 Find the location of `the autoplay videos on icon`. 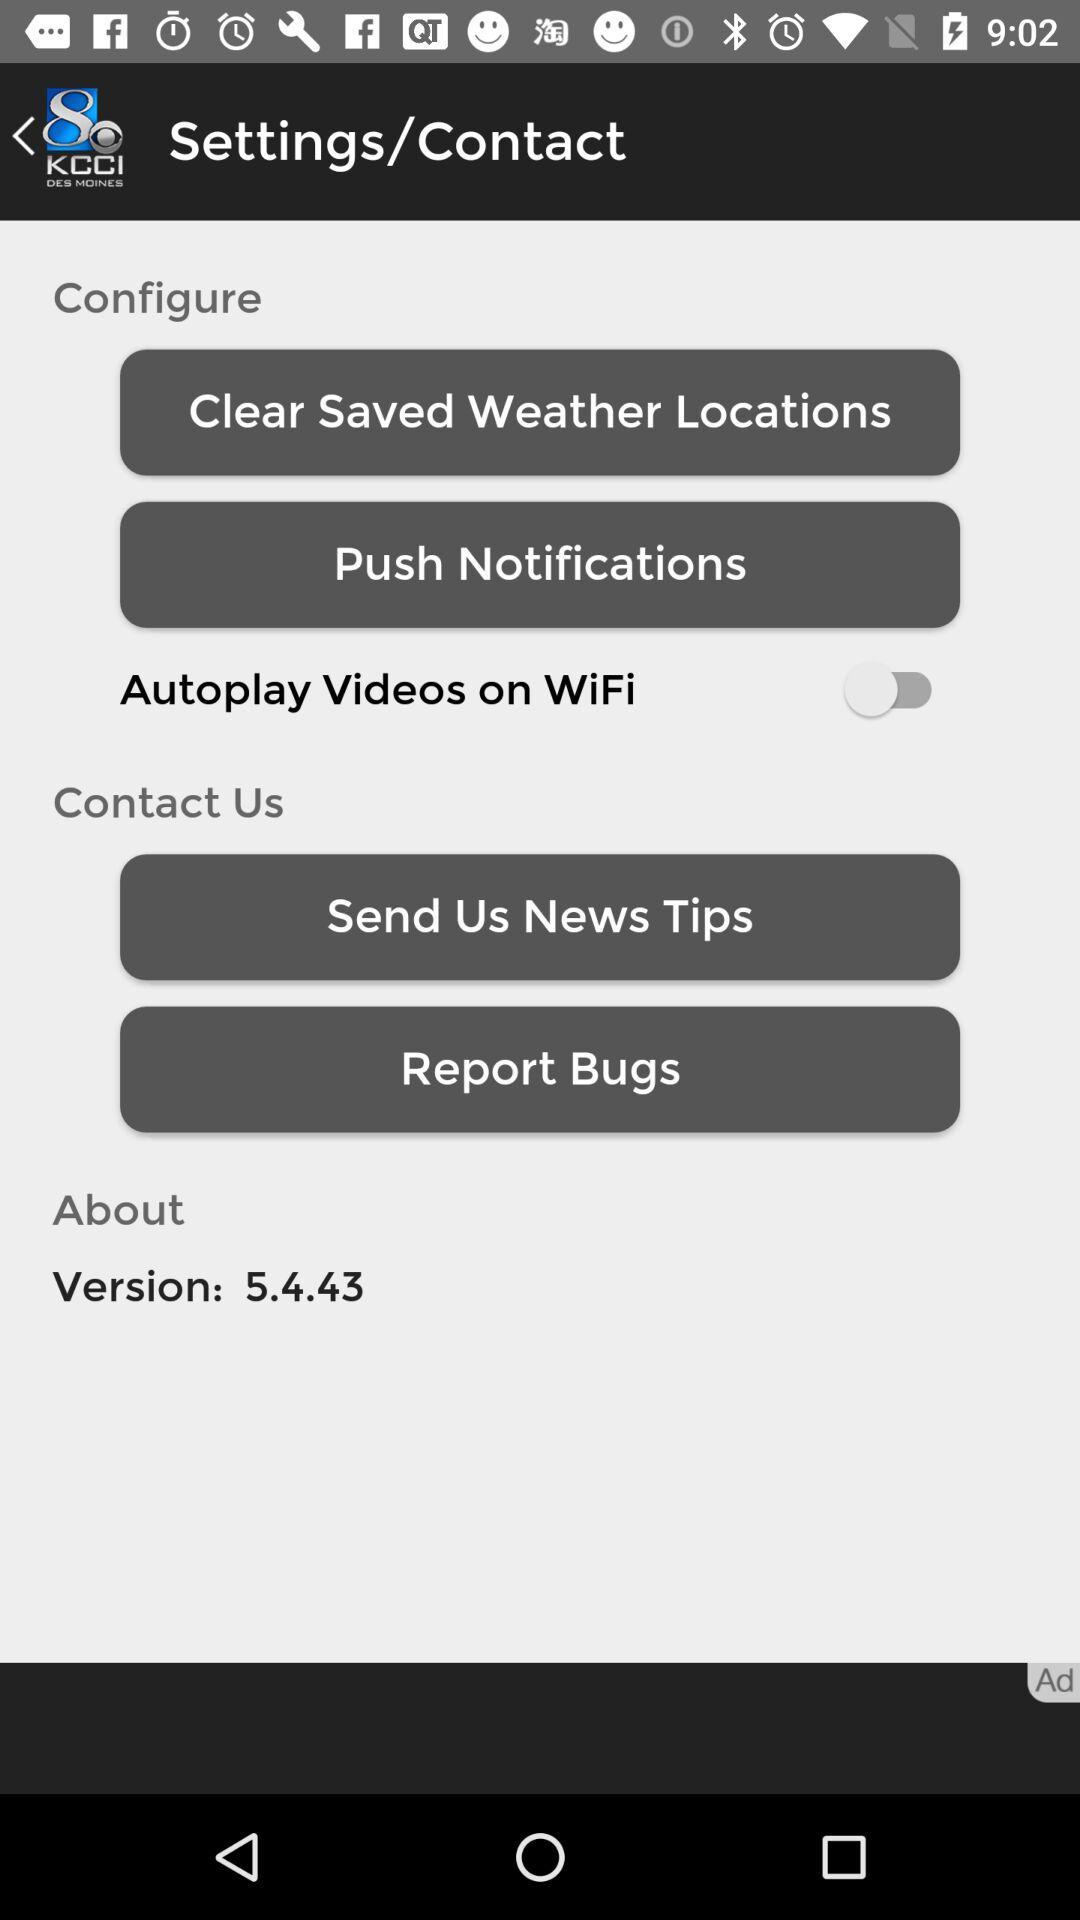

the autoplay videos on icon is located at coordinates (540, 689).